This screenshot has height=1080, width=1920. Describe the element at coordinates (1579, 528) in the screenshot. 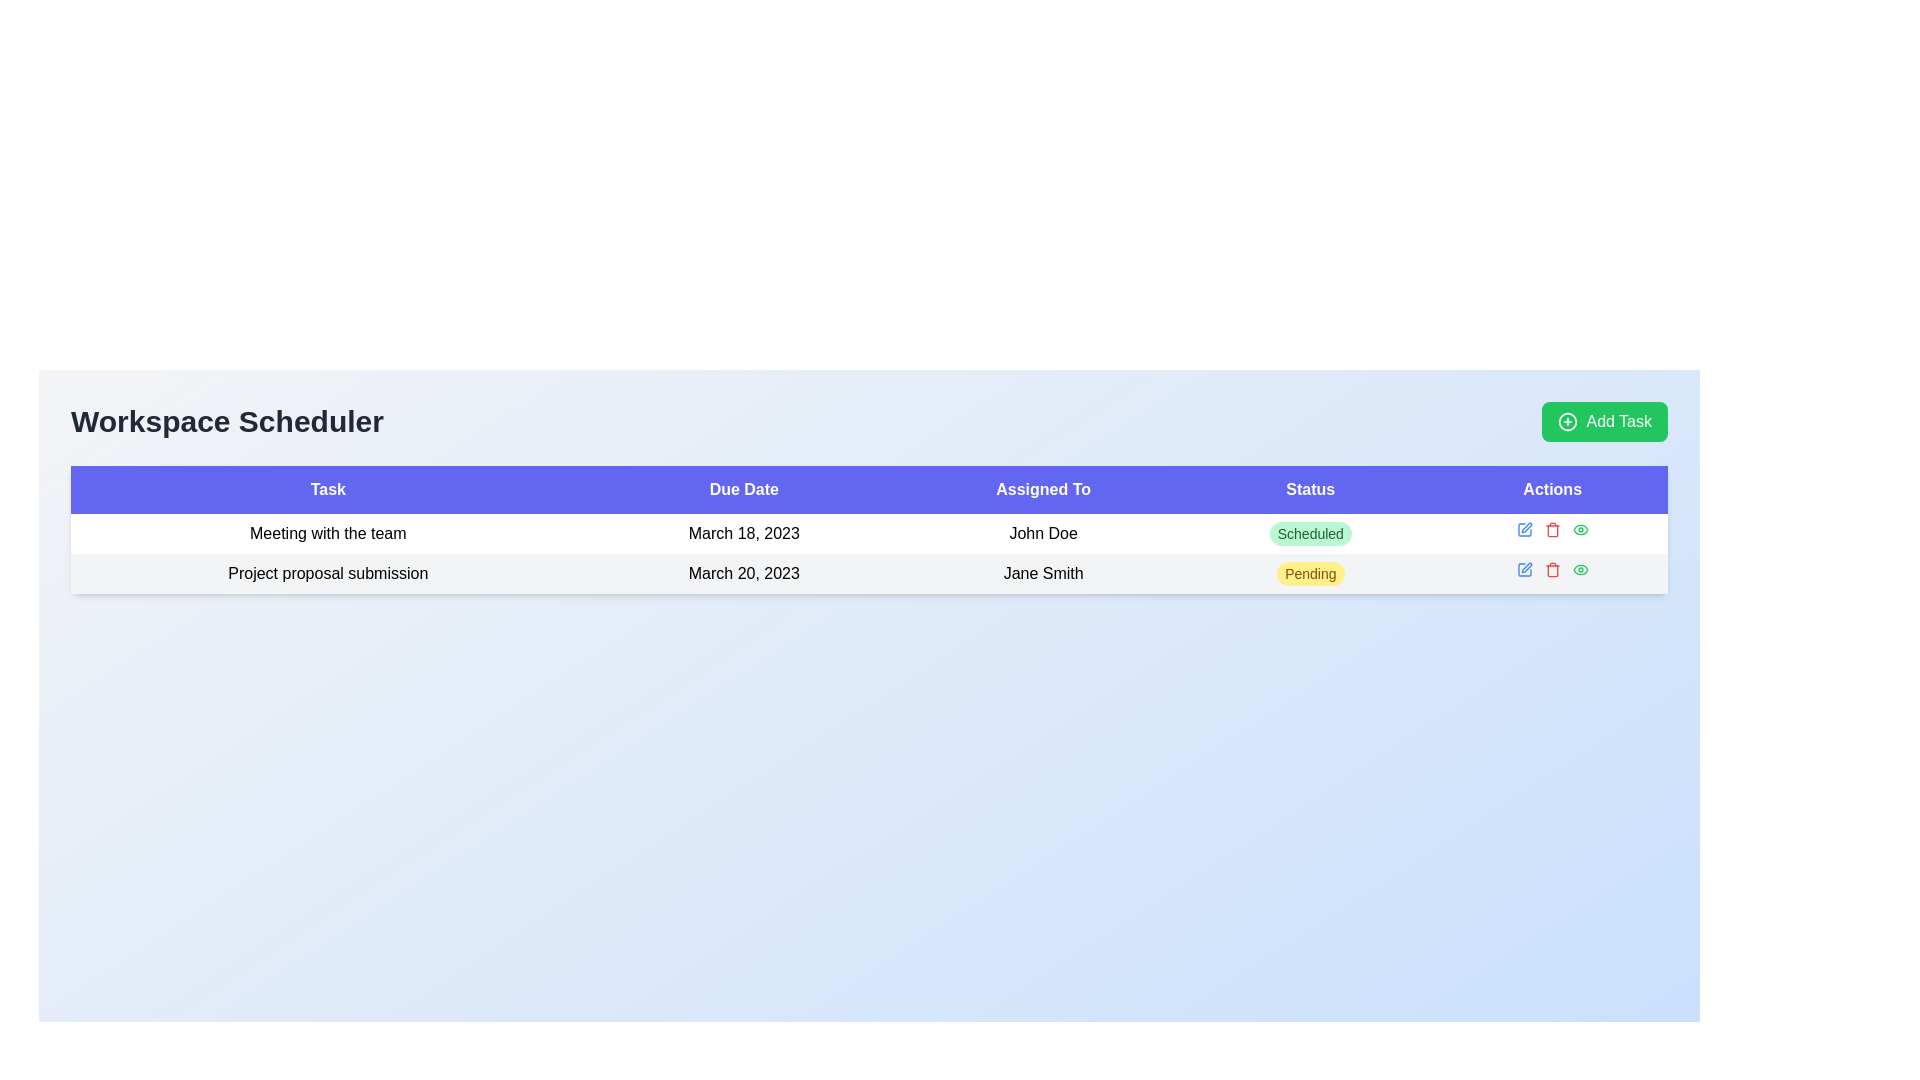

I see `the green eye icon button in the actions column of the second row of the table` at that location.